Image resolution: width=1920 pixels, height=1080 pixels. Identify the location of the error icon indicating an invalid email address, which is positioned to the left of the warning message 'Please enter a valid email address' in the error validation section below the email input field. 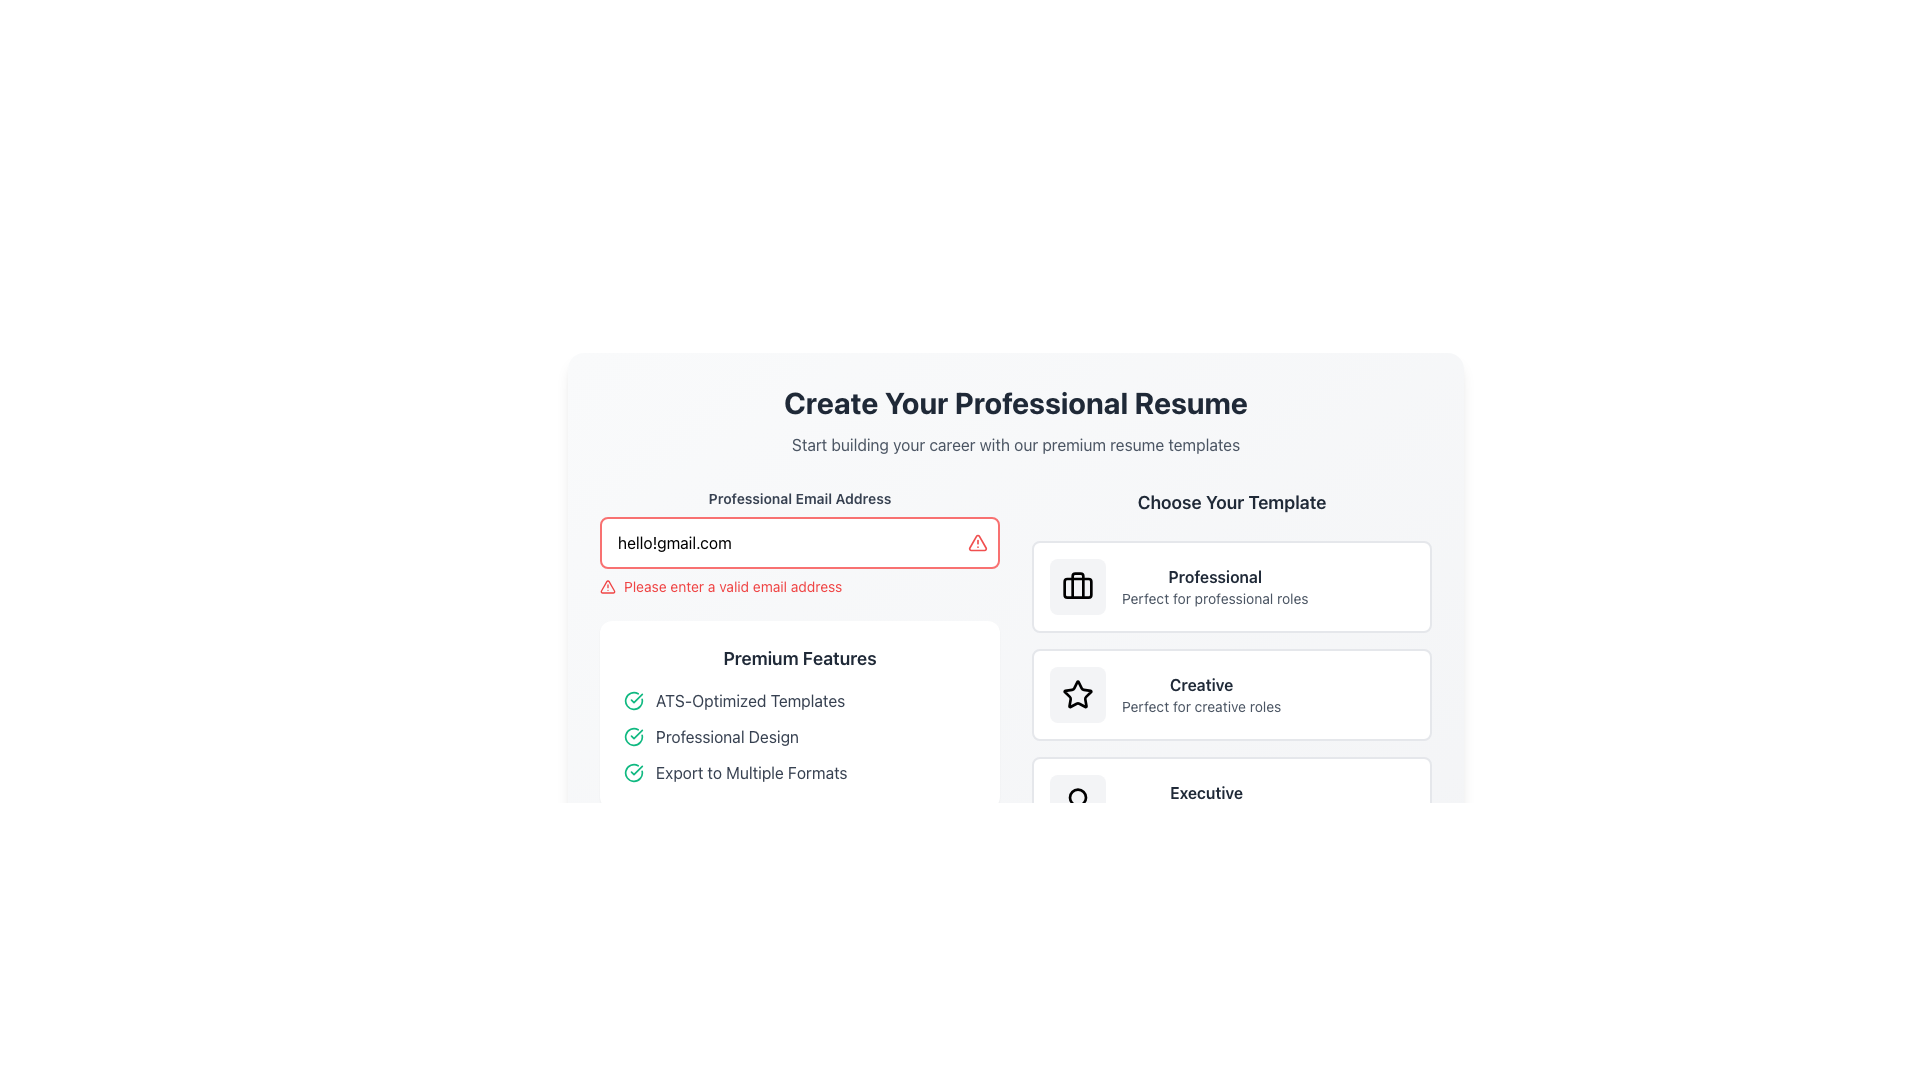
(607, 585).